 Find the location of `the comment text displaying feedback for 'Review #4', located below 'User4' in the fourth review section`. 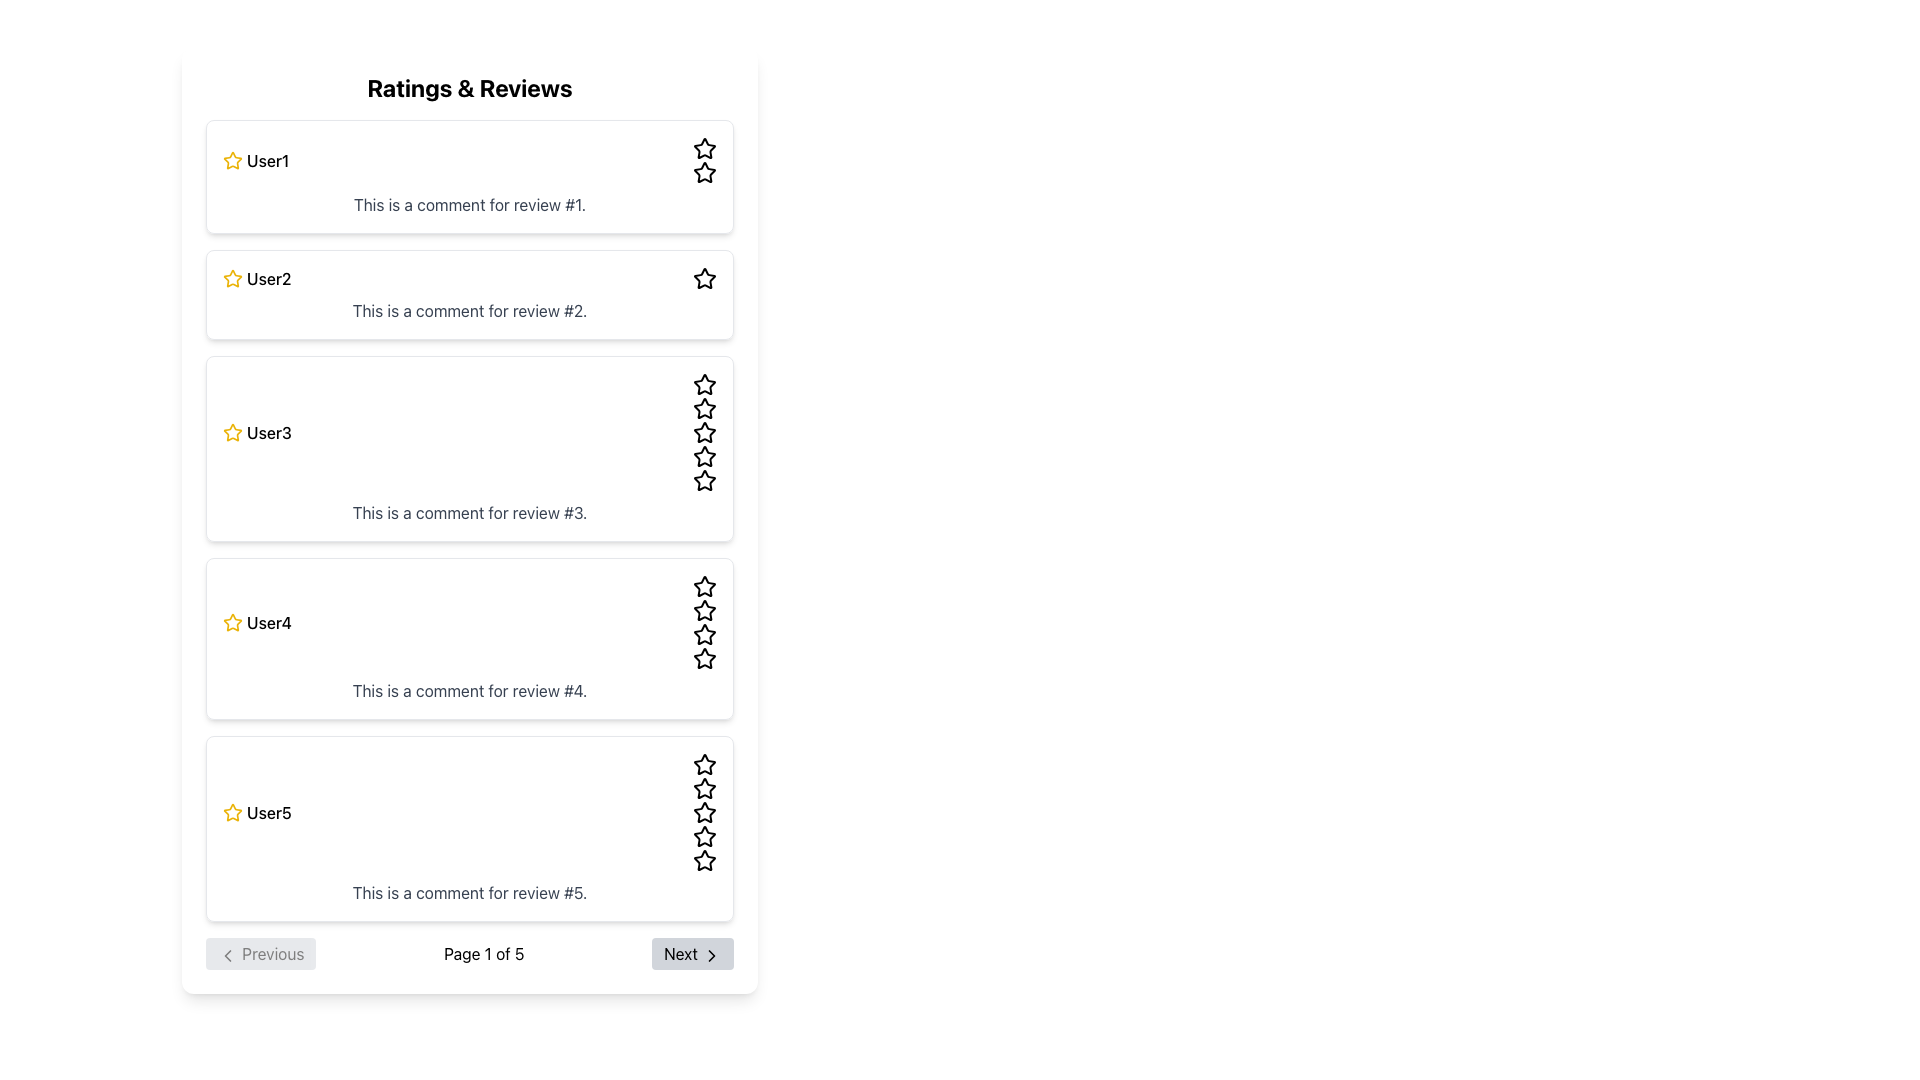

the comment text displaying feedback for 'Review #4', located below 'User4' in the fourth review section is located at coordinates (469, 689).